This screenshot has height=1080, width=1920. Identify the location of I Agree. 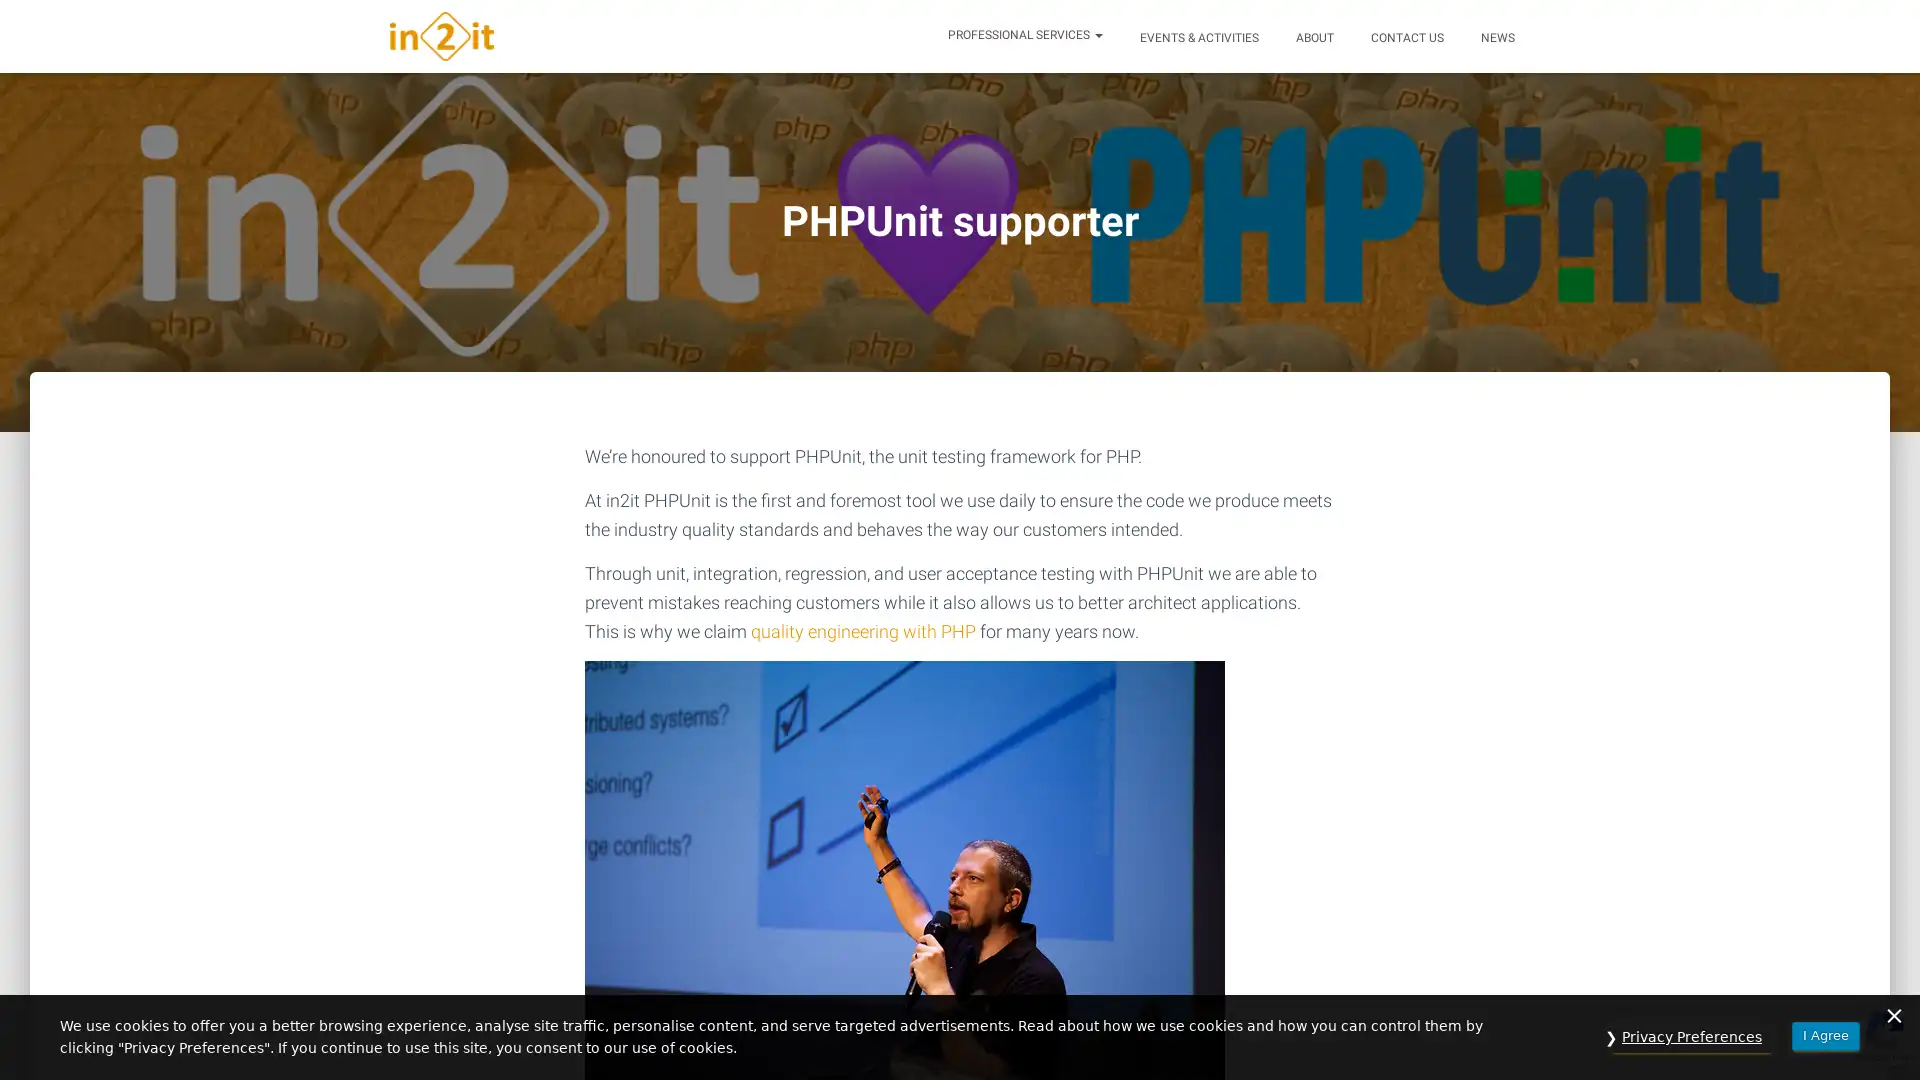
(1825, 1035).